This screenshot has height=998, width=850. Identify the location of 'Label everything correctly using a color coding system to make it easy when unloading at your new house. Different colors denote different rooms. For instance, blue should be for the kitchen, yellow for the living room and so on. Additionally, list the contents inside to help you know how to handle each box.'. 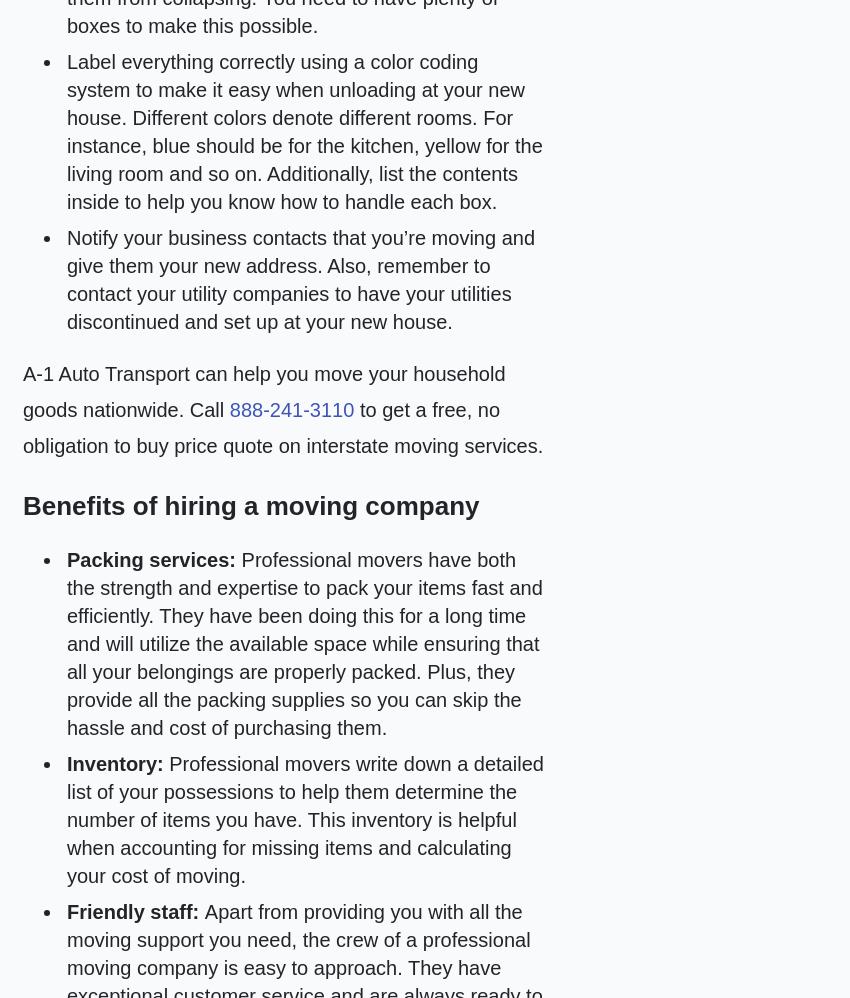
(304, 132).